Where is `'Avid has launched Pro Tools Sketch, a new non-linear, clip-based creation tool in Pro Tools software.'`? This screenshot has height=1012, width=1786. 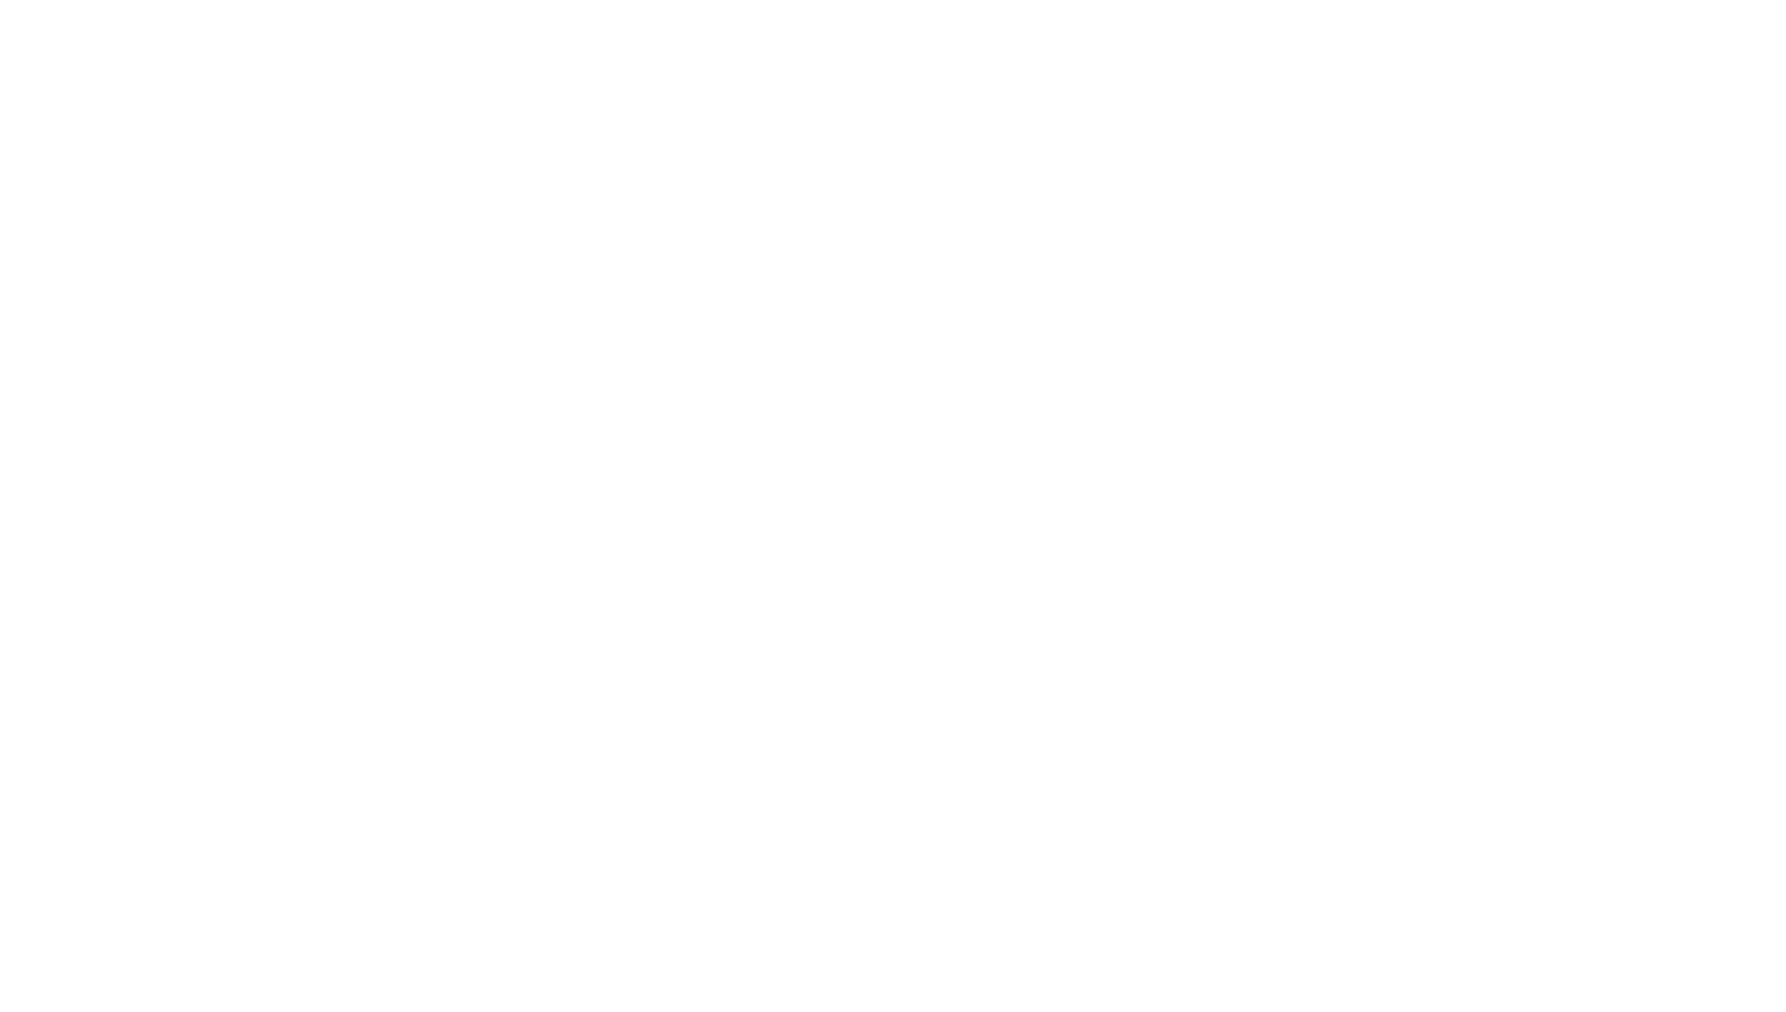
'Avid has launched Pro Tools Sketch, a new non-linear, clip-based creation tool in Pro Tools software.' is located at coordinates (823, 629).